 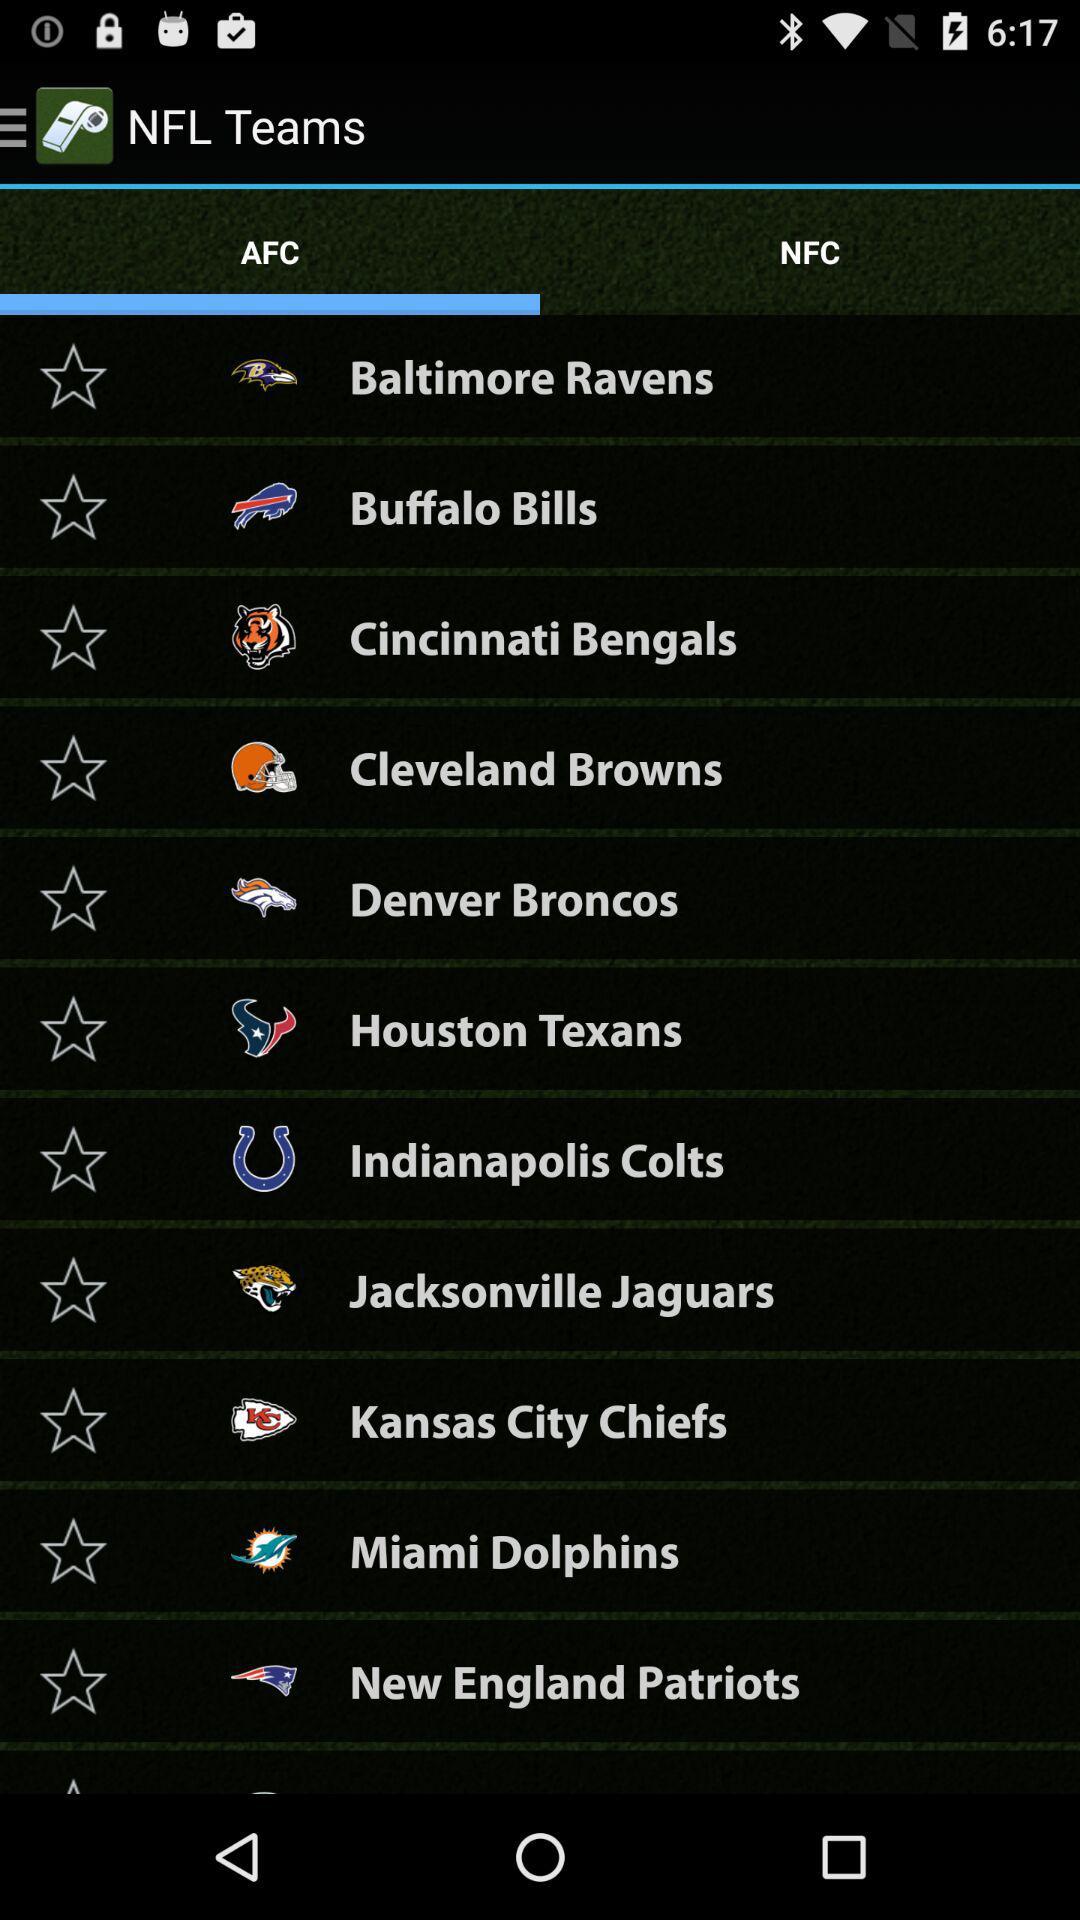 What do you see at coordinates (72, 1289) in the screenshot?
I see `team to favorites` at bounding box center [72, 1289].